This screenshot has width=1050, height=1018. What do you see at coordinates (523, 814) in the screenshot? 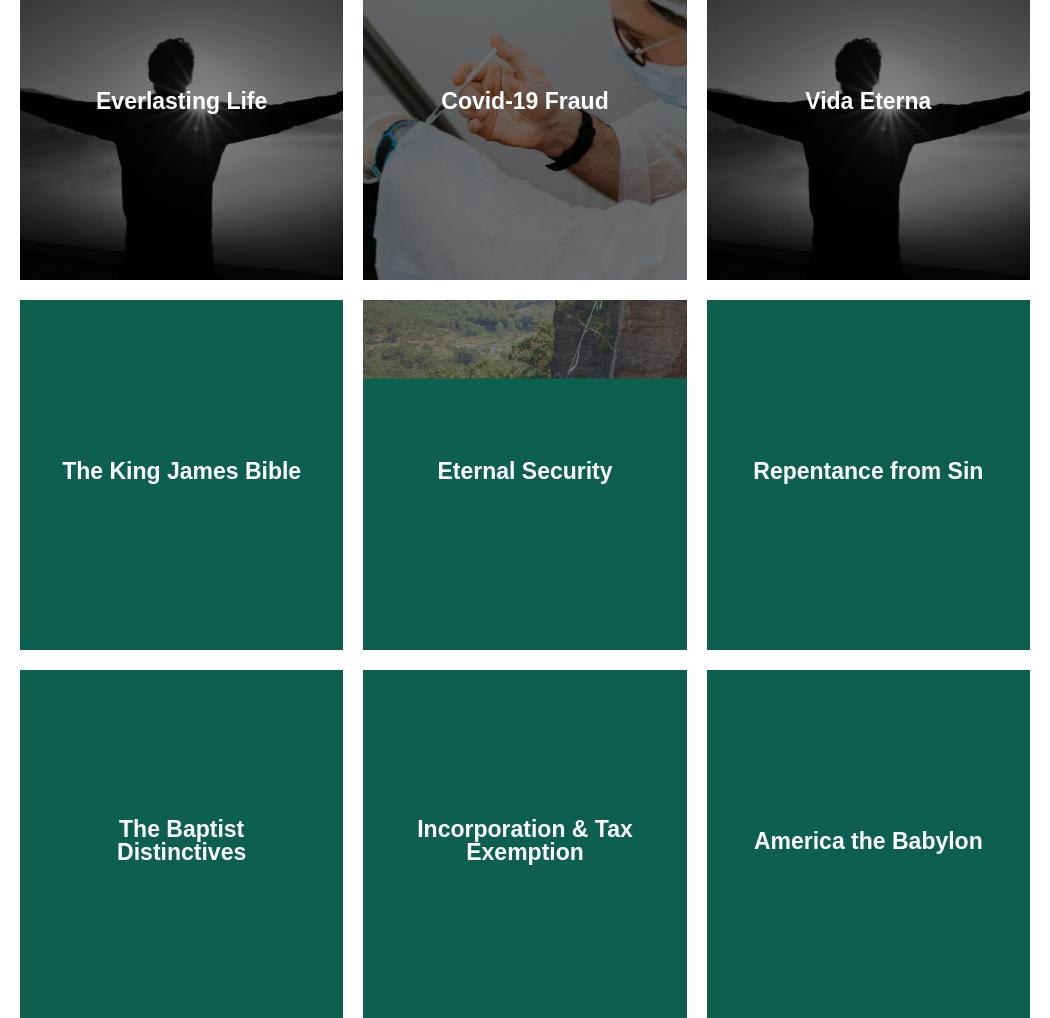
I see `'Learn why someone can't lose true salvation.'` at bounding box center [523, 814].